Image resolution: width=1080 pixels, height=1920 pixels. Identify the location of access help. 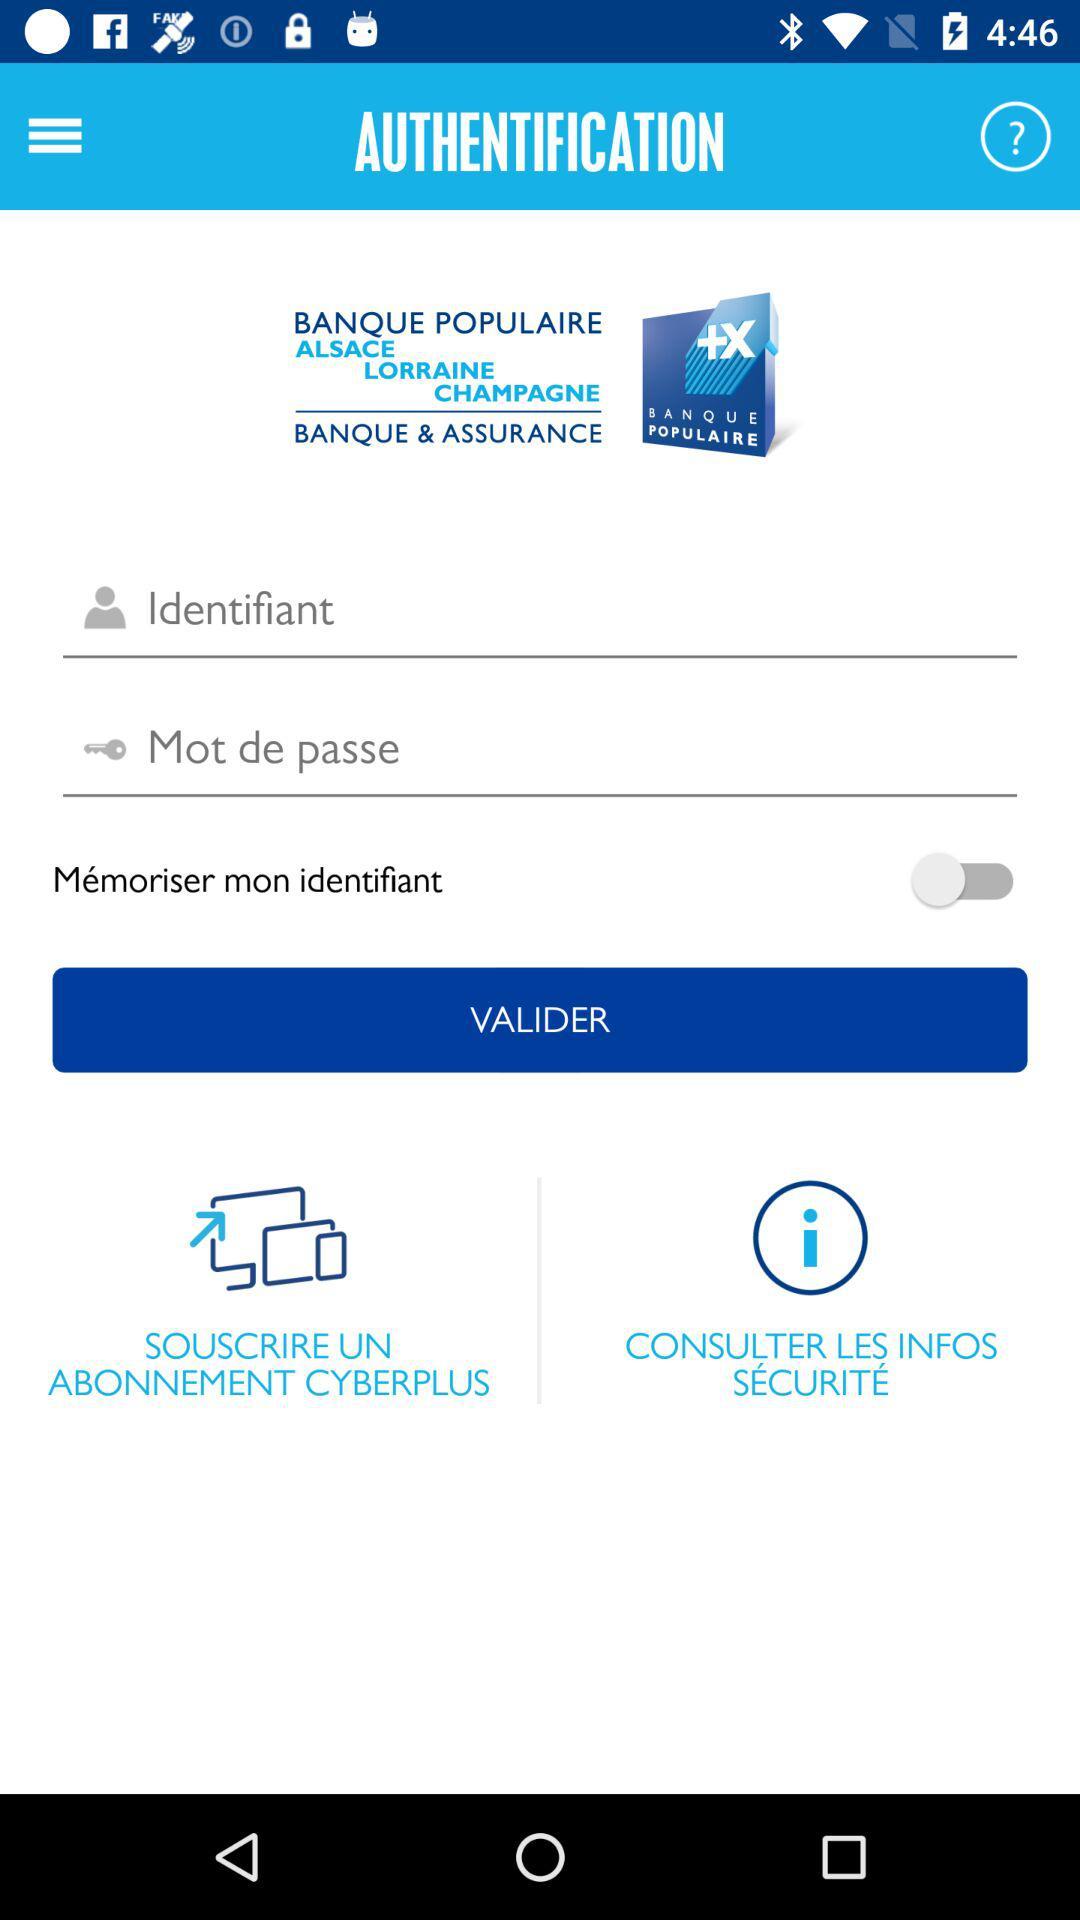
(1015, 135).